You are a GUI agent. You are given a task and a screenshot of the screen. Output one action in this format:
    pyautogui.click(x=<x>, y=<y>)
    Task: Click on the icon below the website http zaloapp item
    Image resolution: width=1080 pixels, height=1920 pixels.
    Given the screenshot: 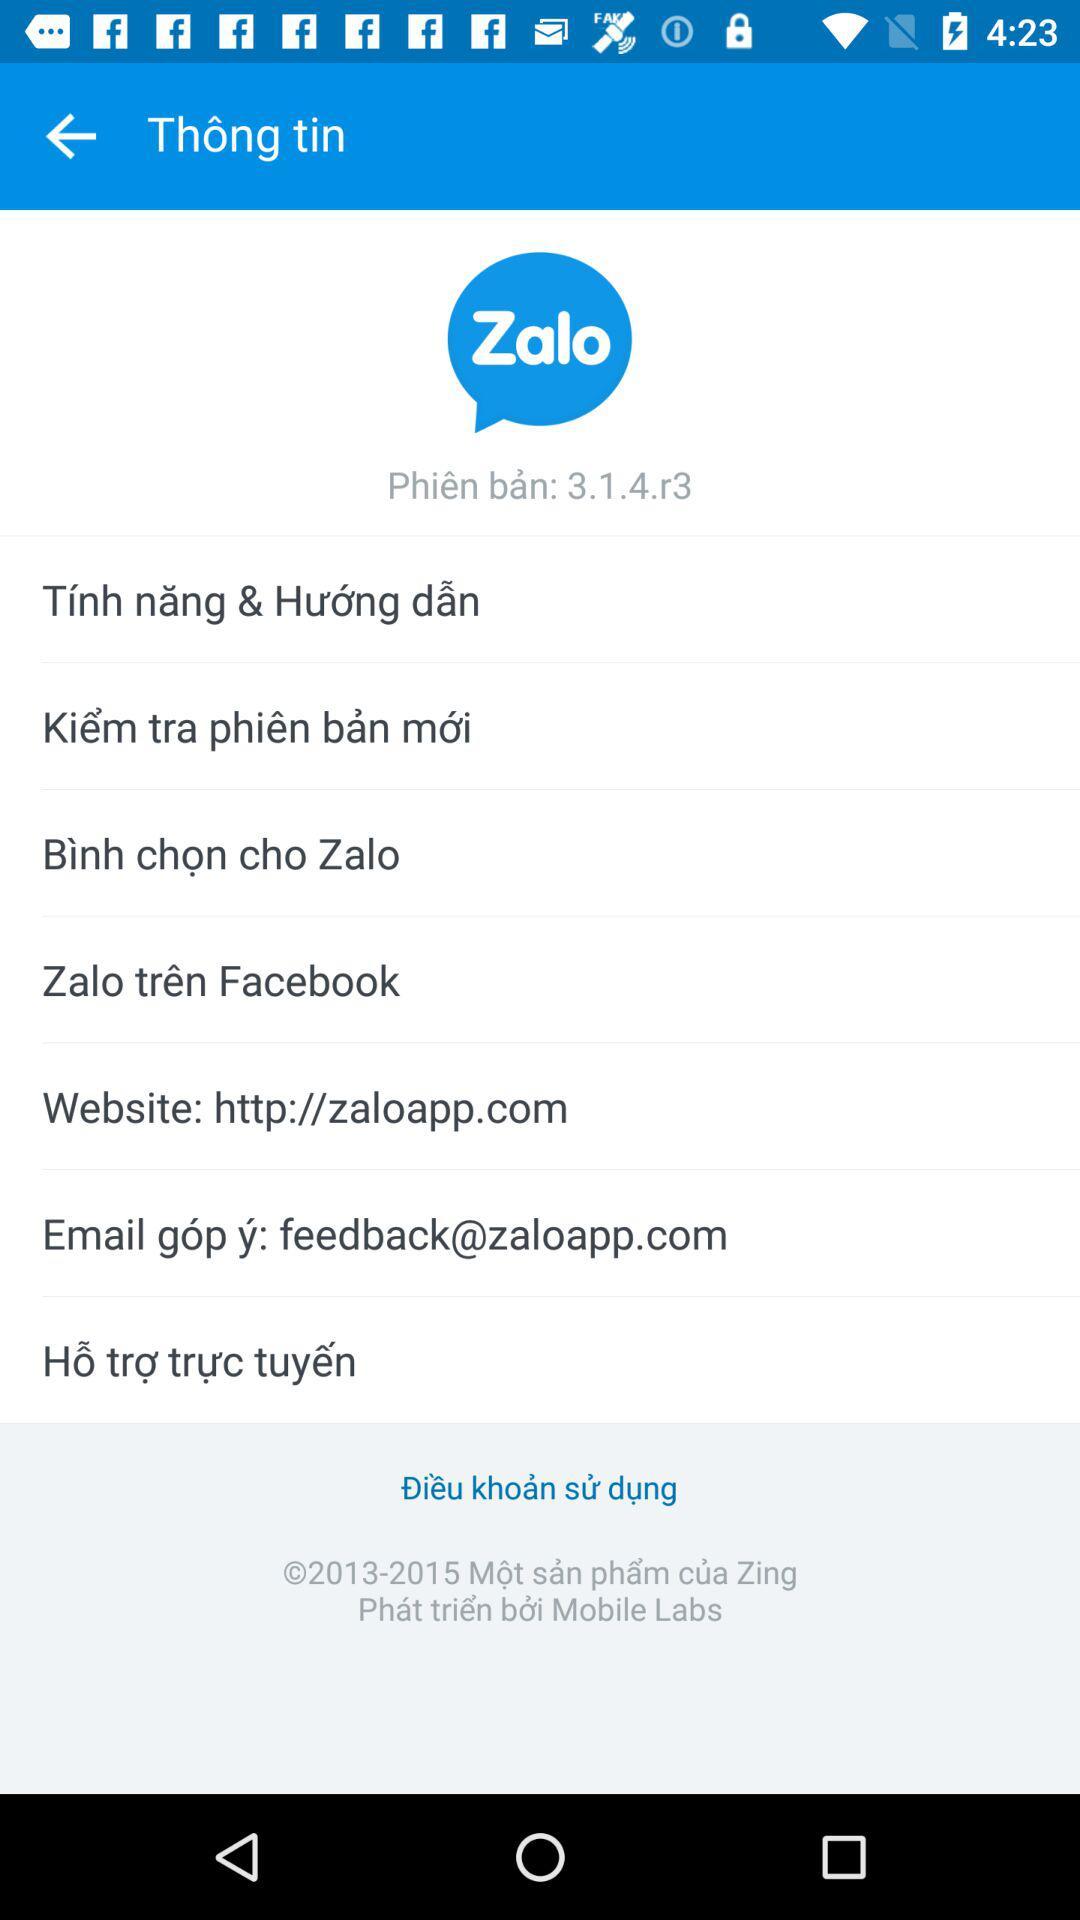 What is the action you would take?
    pyautogui.click(x=540, y=1232)
    